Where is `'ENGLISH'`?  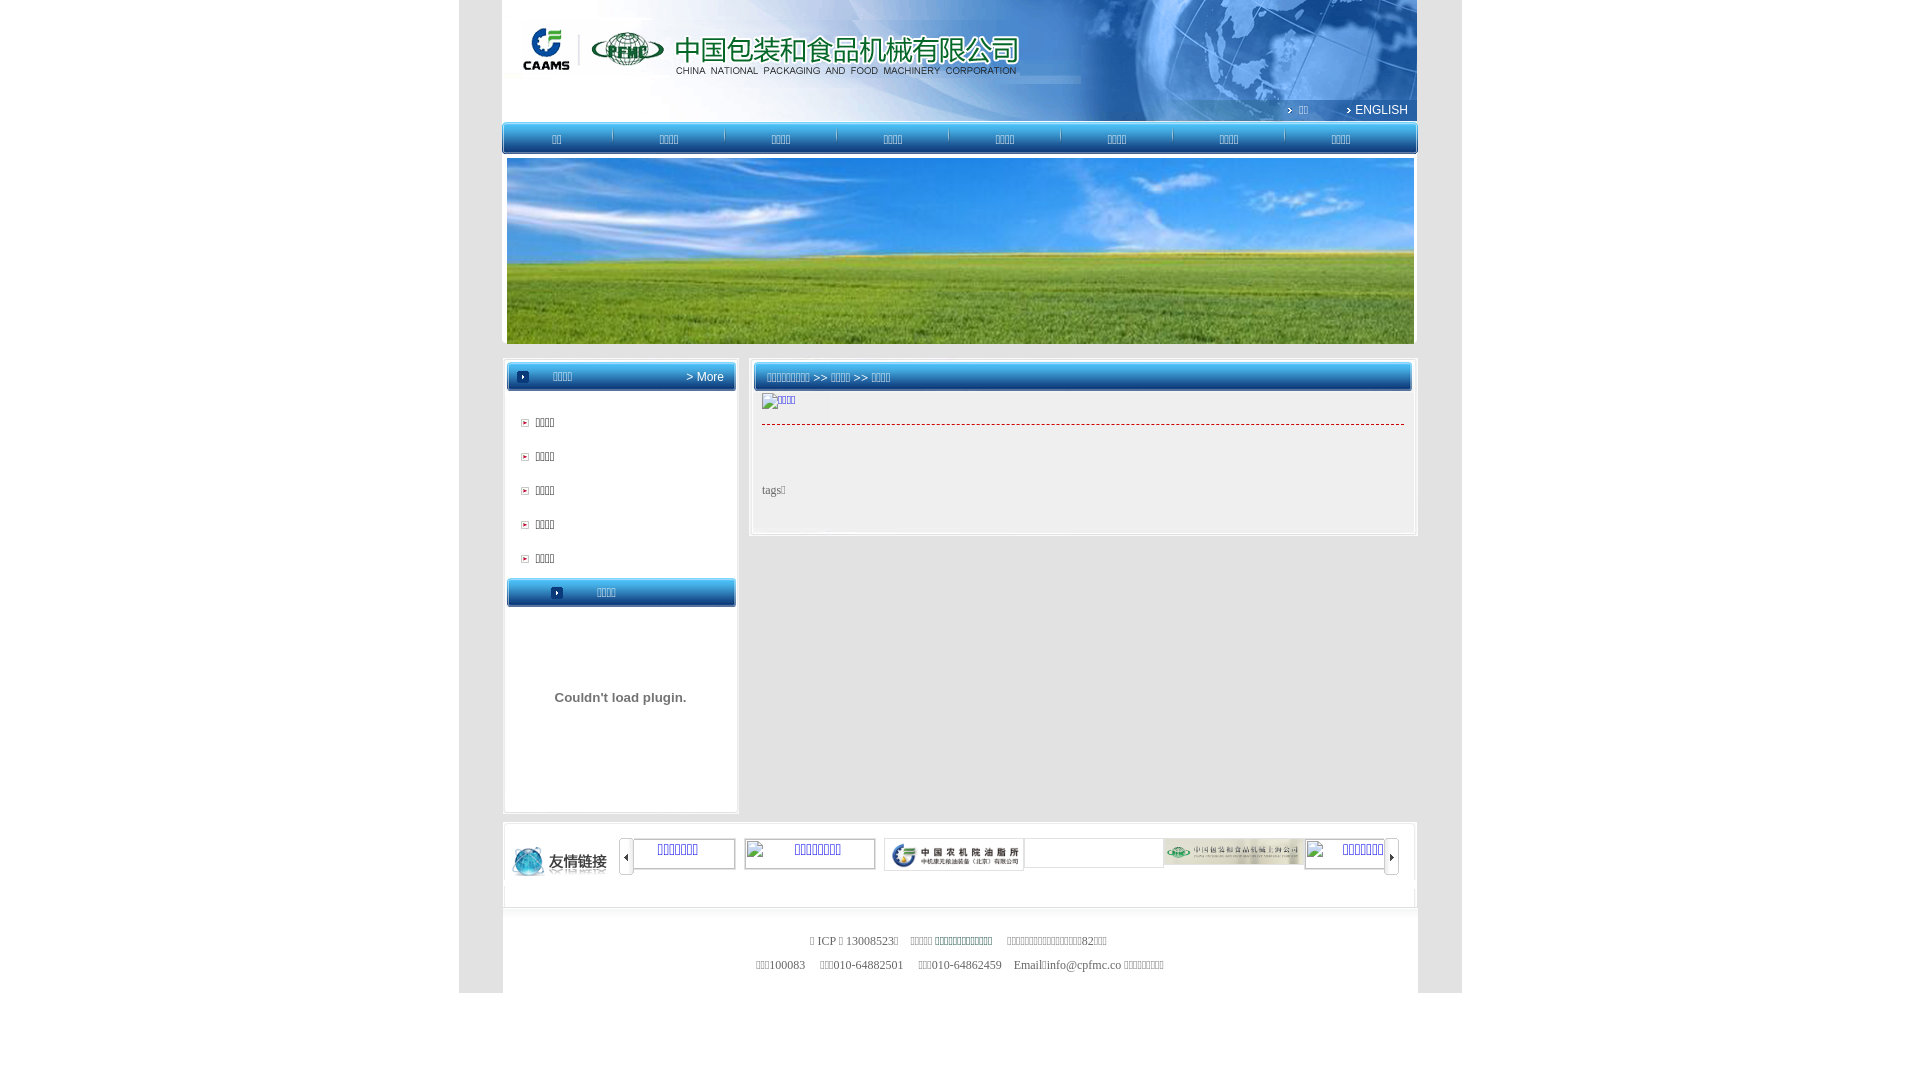
'ENGLISH' is located at coordinates (1380, 110).